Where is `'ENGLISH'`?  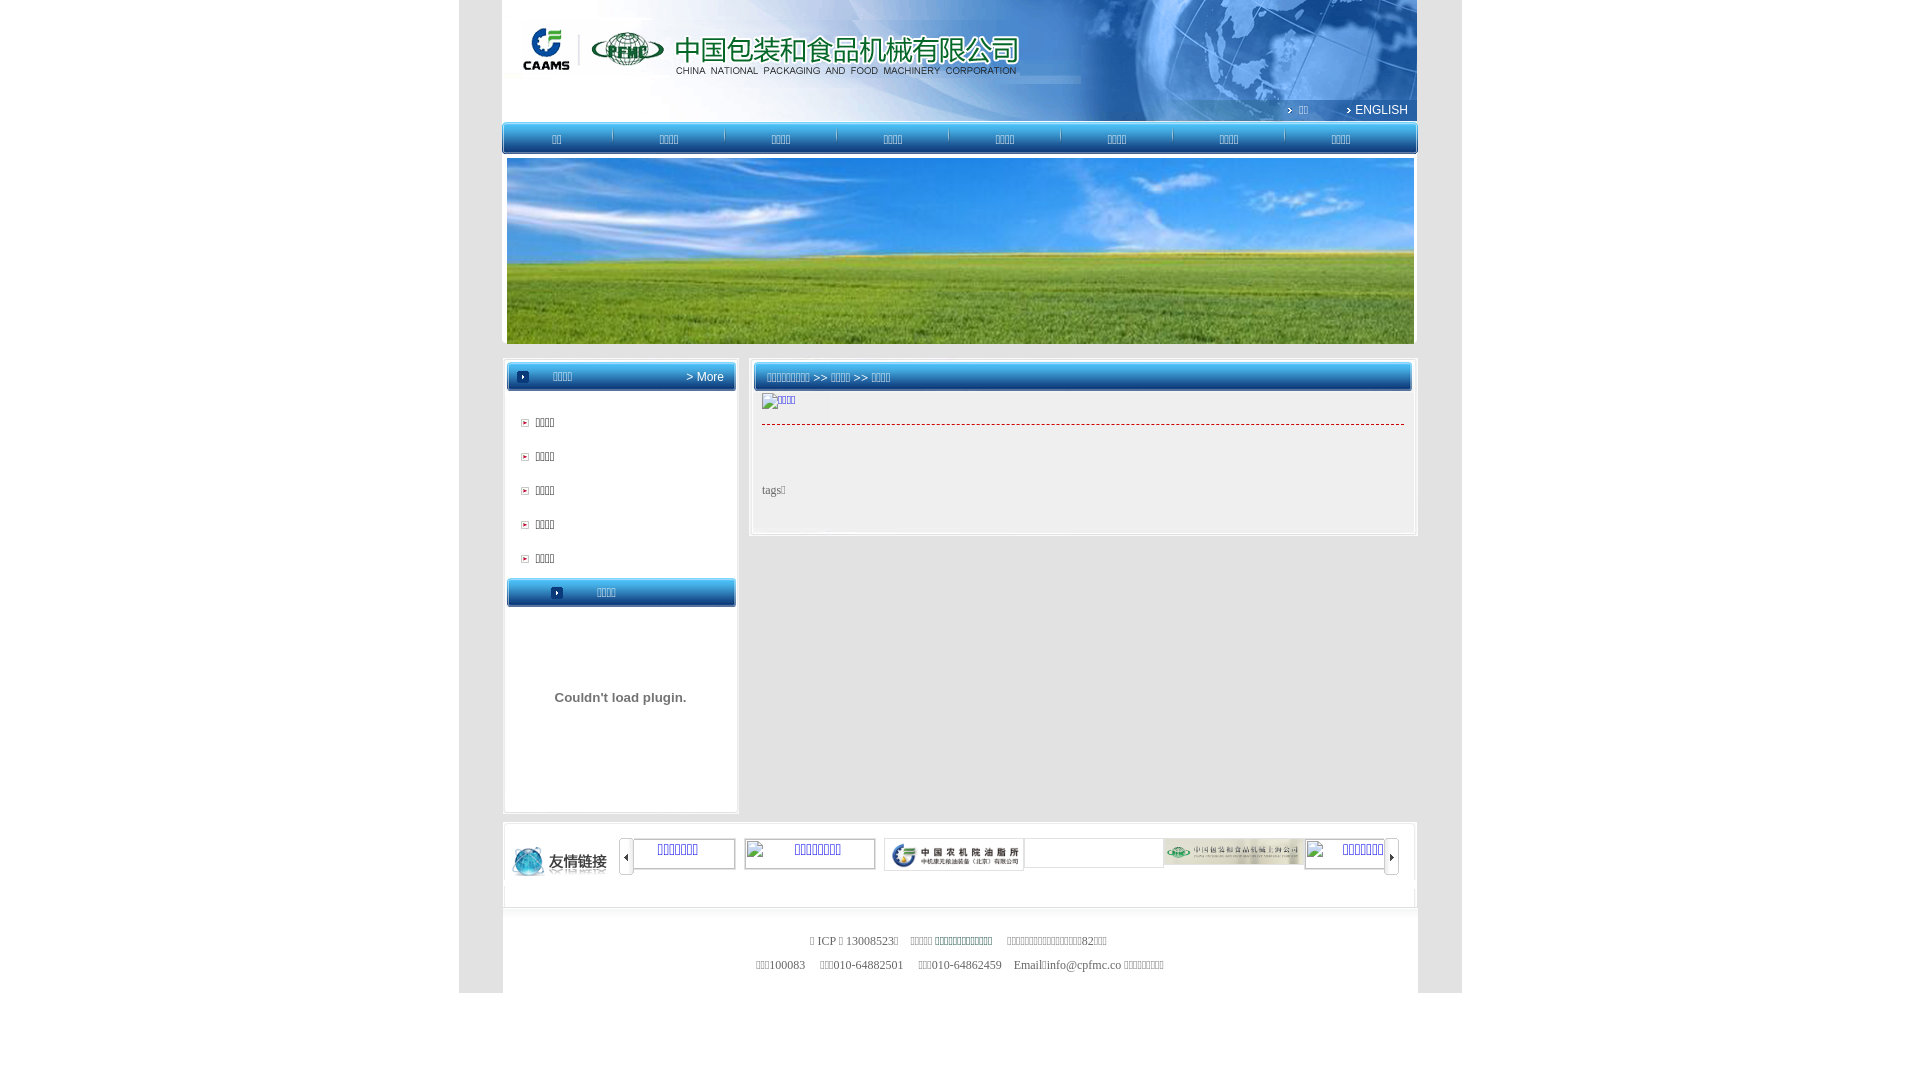
'ENGLISH' is located at coordinates (1380, 110).